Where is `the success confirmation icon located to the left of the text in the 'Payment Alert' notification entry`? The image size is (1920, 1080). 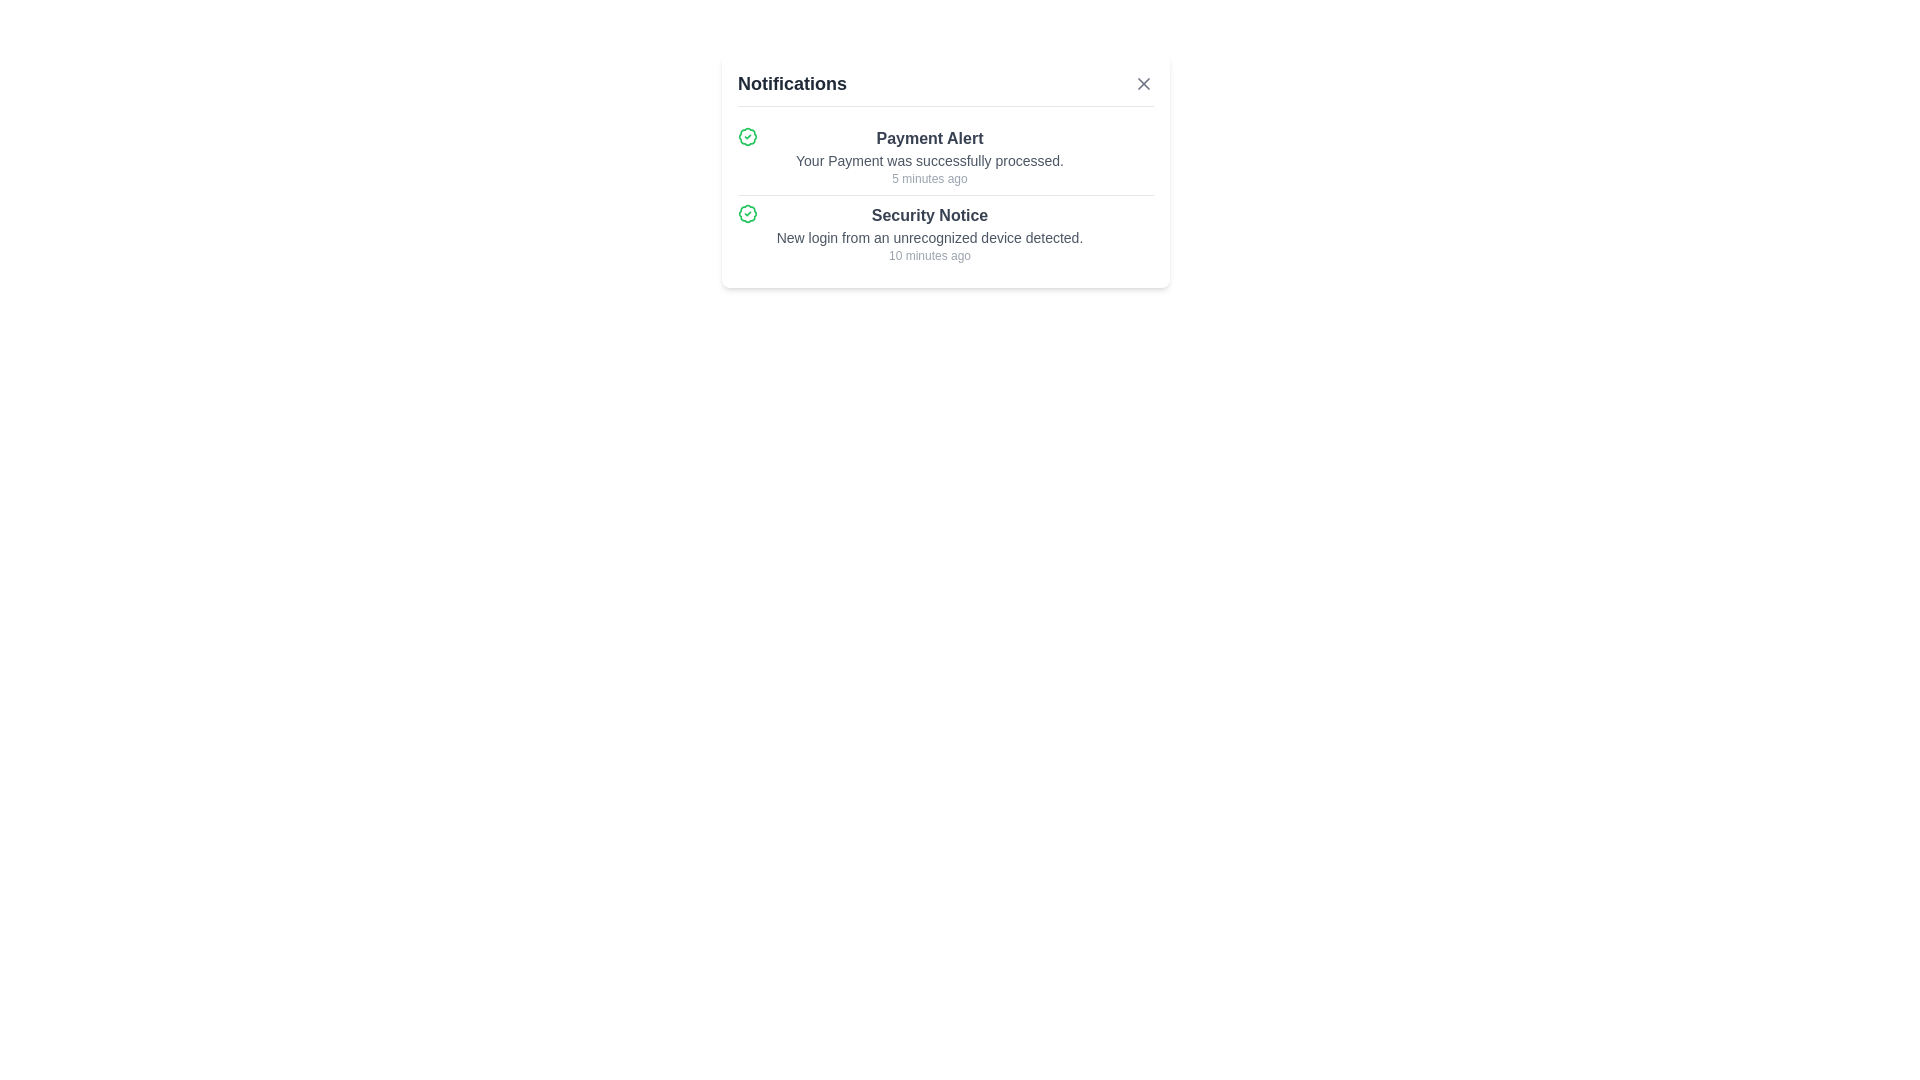
the success confirmation icon located to the left of the text in the 'Payment Alert' notification entry is located at coordinates (747, 136).